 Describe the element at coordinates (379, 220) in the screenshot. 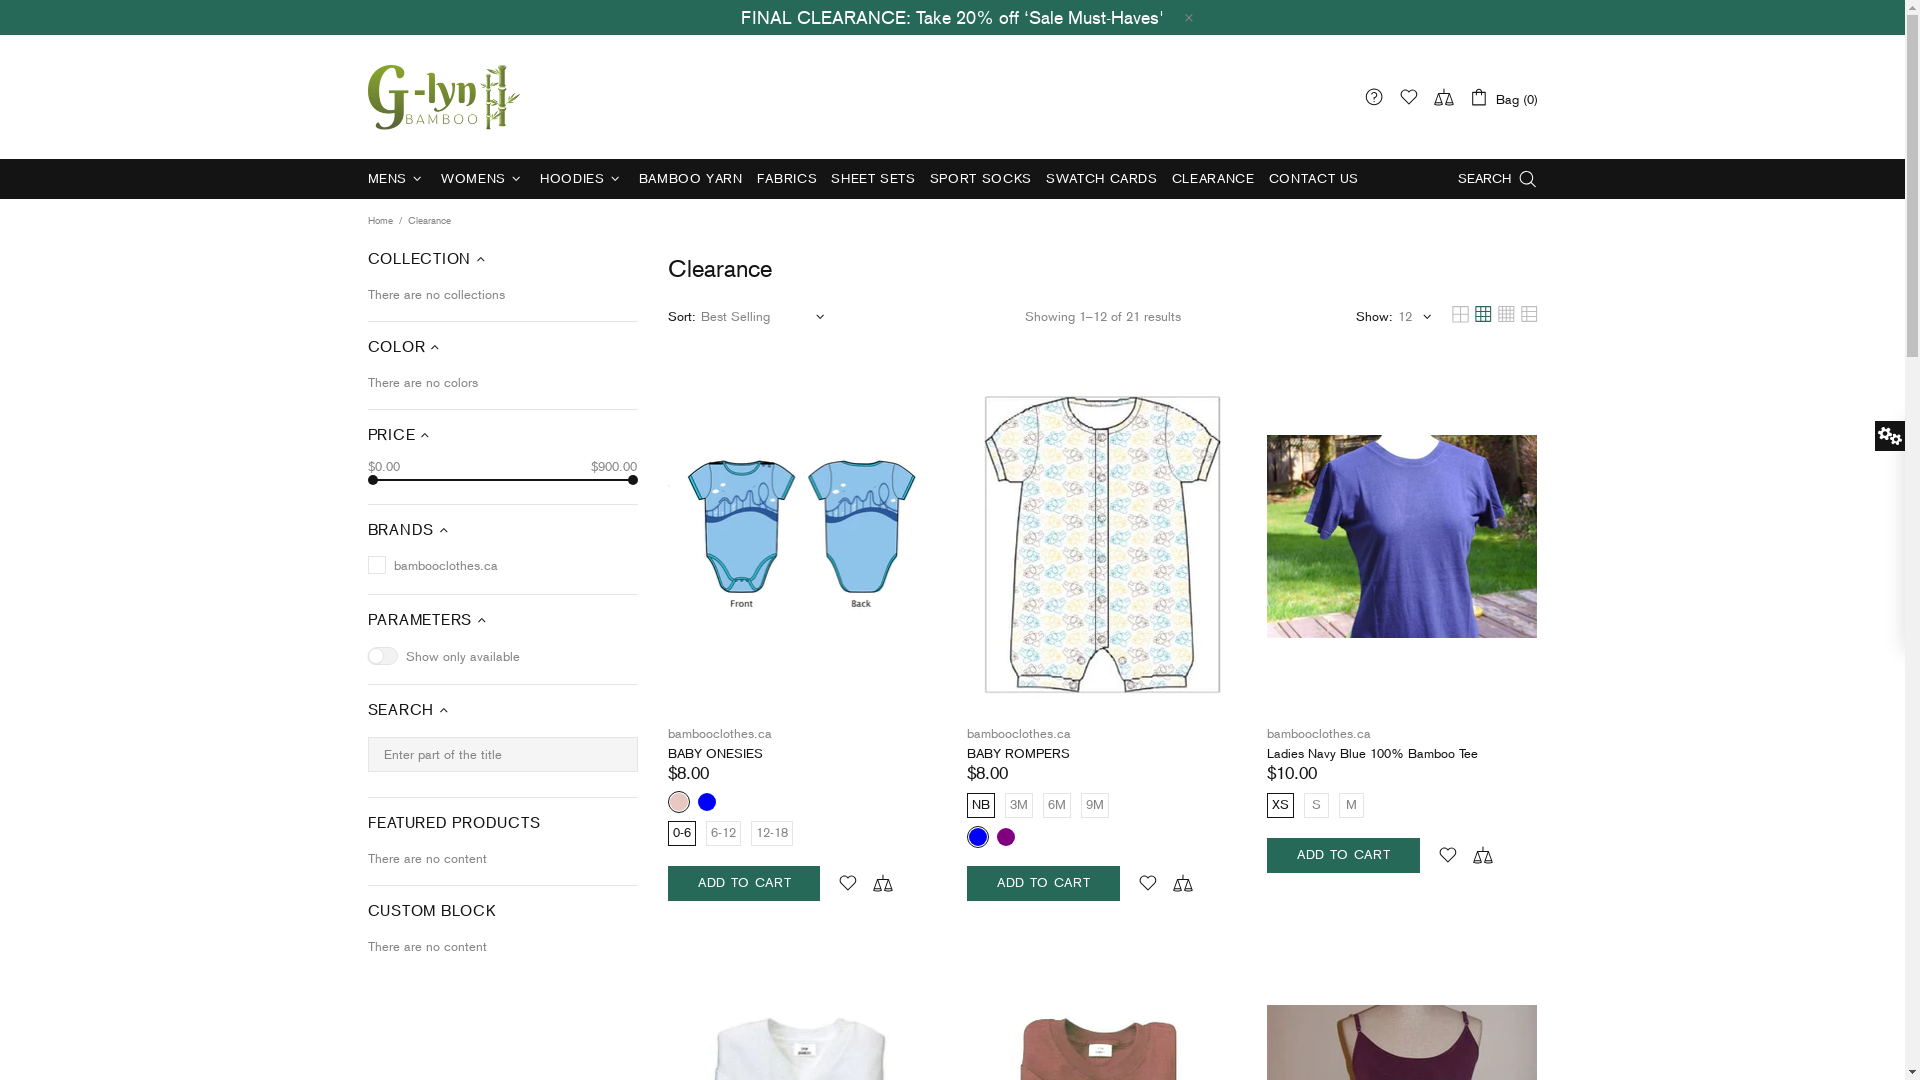

I see `'Home'` at that location.